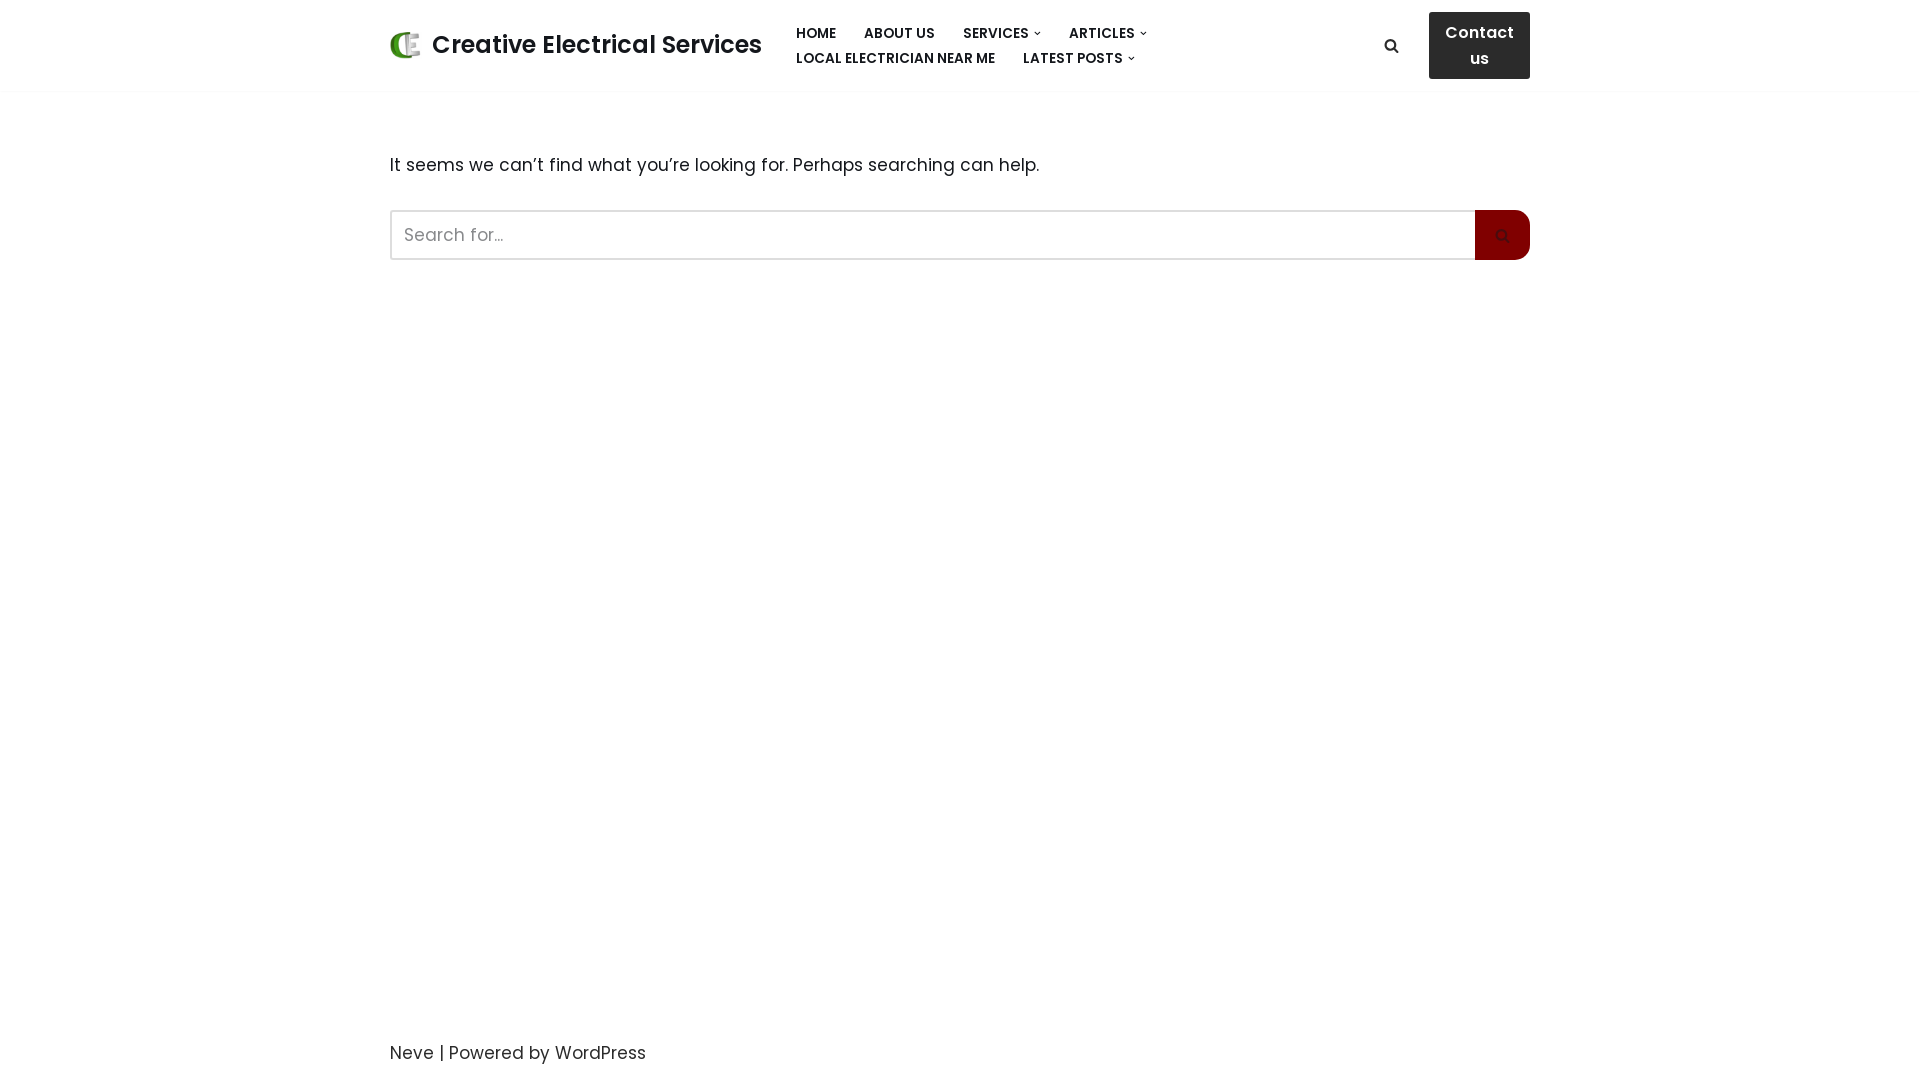 The image size is (1920, 1080). What do you see at coordinates (575, 45) in the screenshot?
I see `'Creative Electrical Services'` at bounding box center [575, 45].